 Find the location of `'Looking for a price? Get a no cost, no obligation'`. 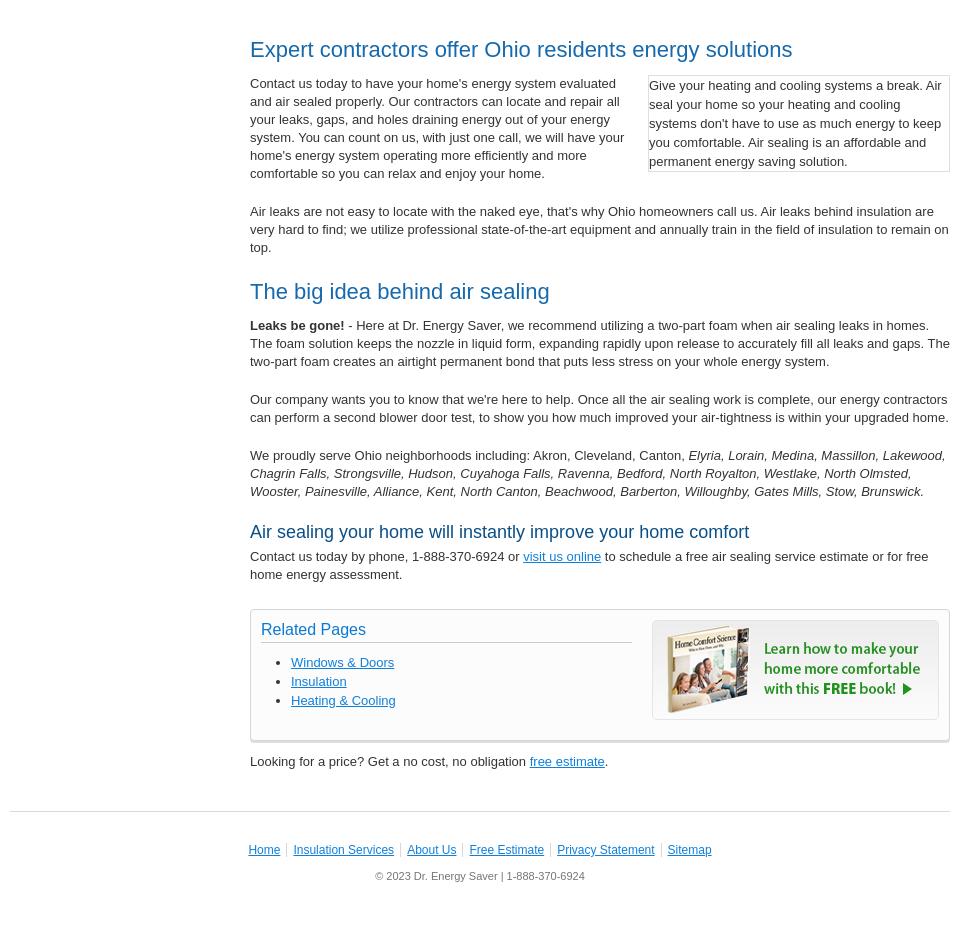

'Looking for a price? Get a no cost, no obligation' is located at coordinates (248, 760).